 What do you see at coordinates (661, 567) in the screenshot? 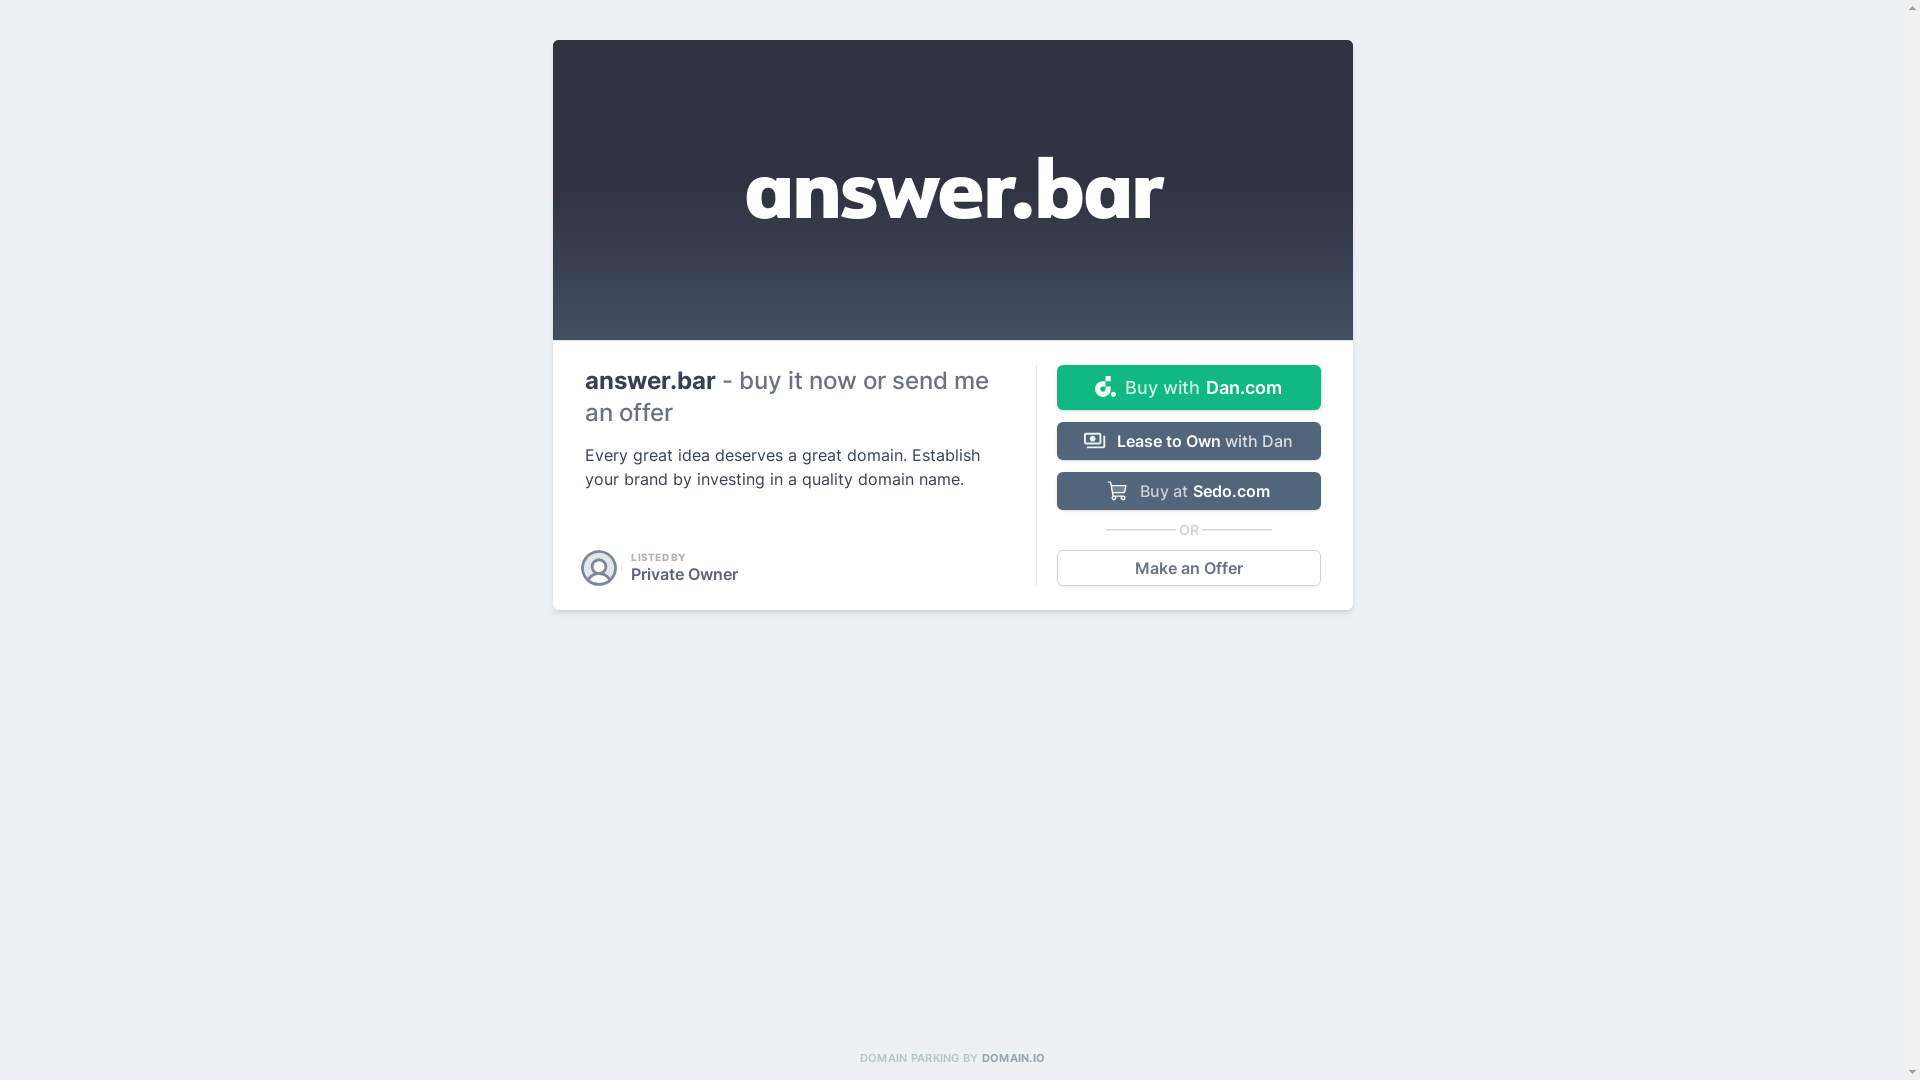
I see `'LISTED BY` at bounding box center [661, 567].